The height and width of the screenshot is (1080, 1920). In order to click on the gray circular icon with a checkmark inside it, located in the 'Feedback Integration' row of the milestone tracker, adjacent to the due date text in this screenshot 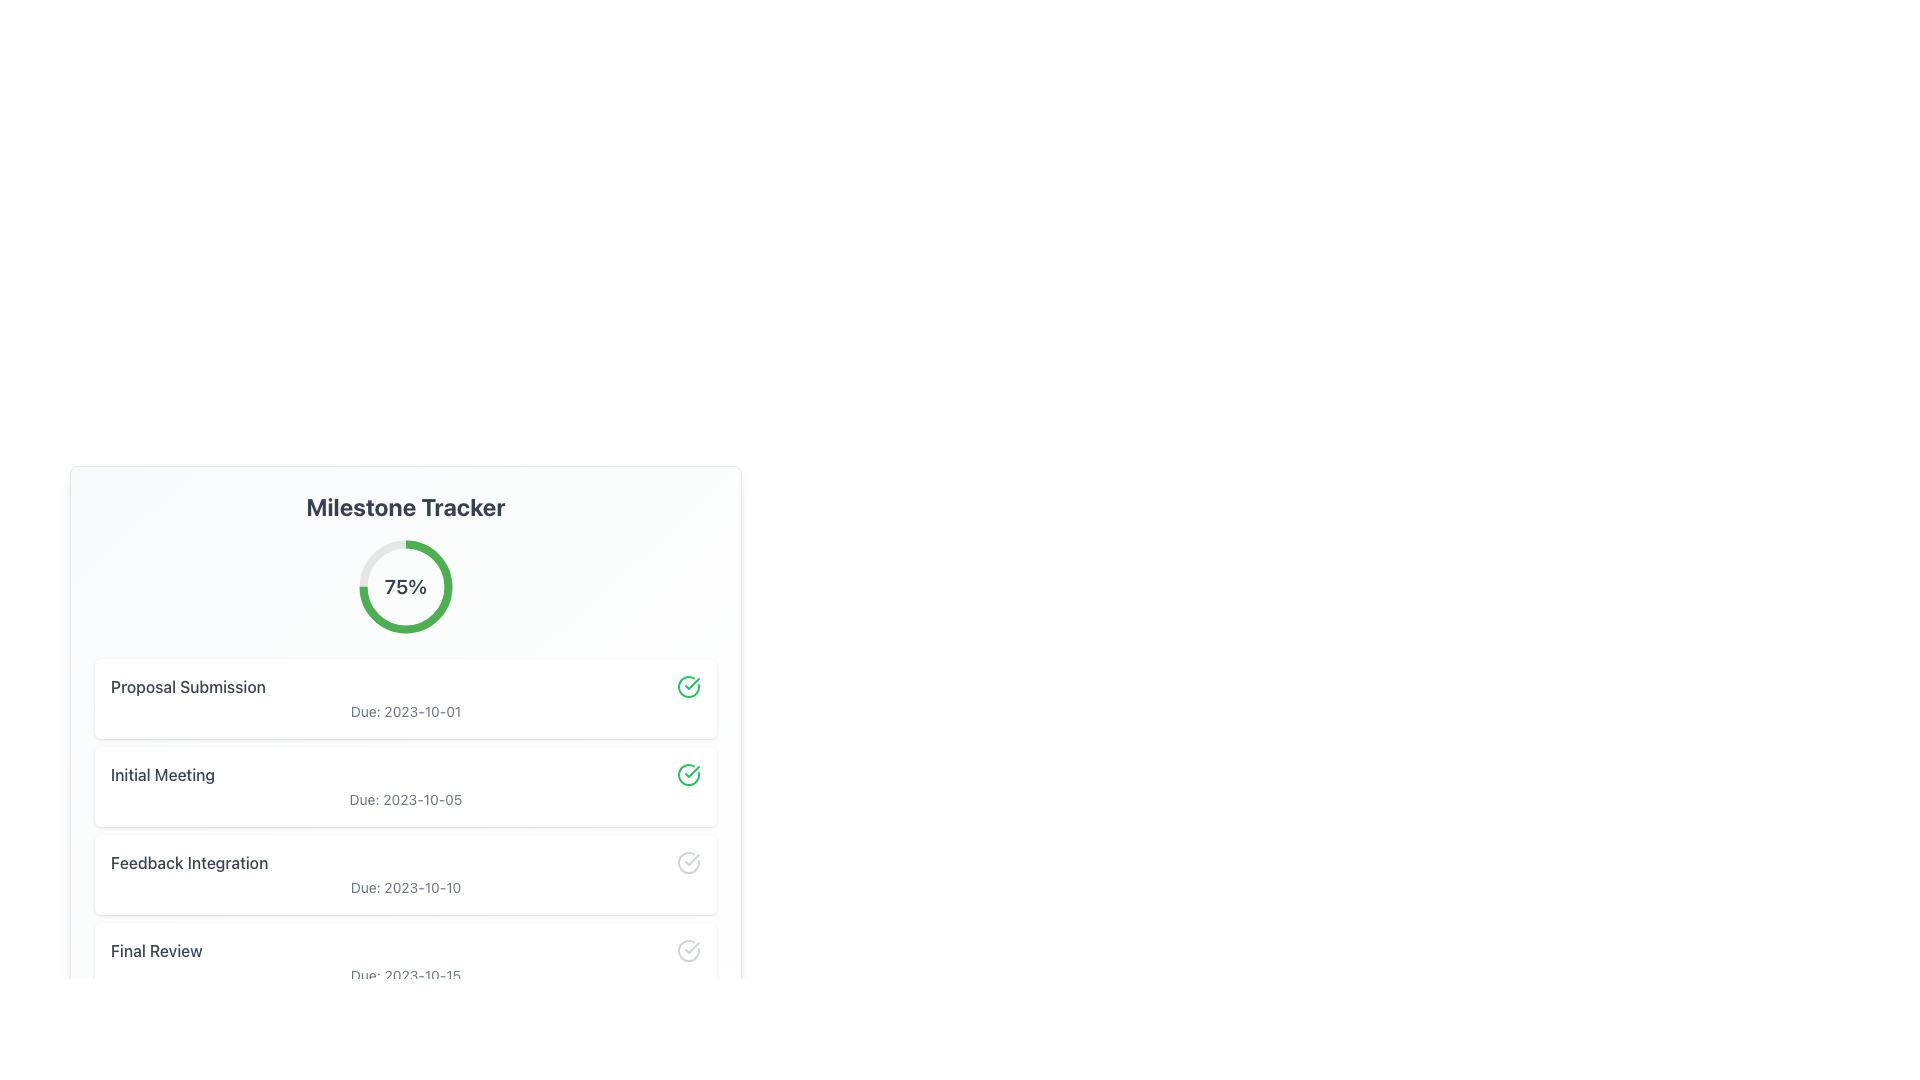, I will do `click(689, 862)`.